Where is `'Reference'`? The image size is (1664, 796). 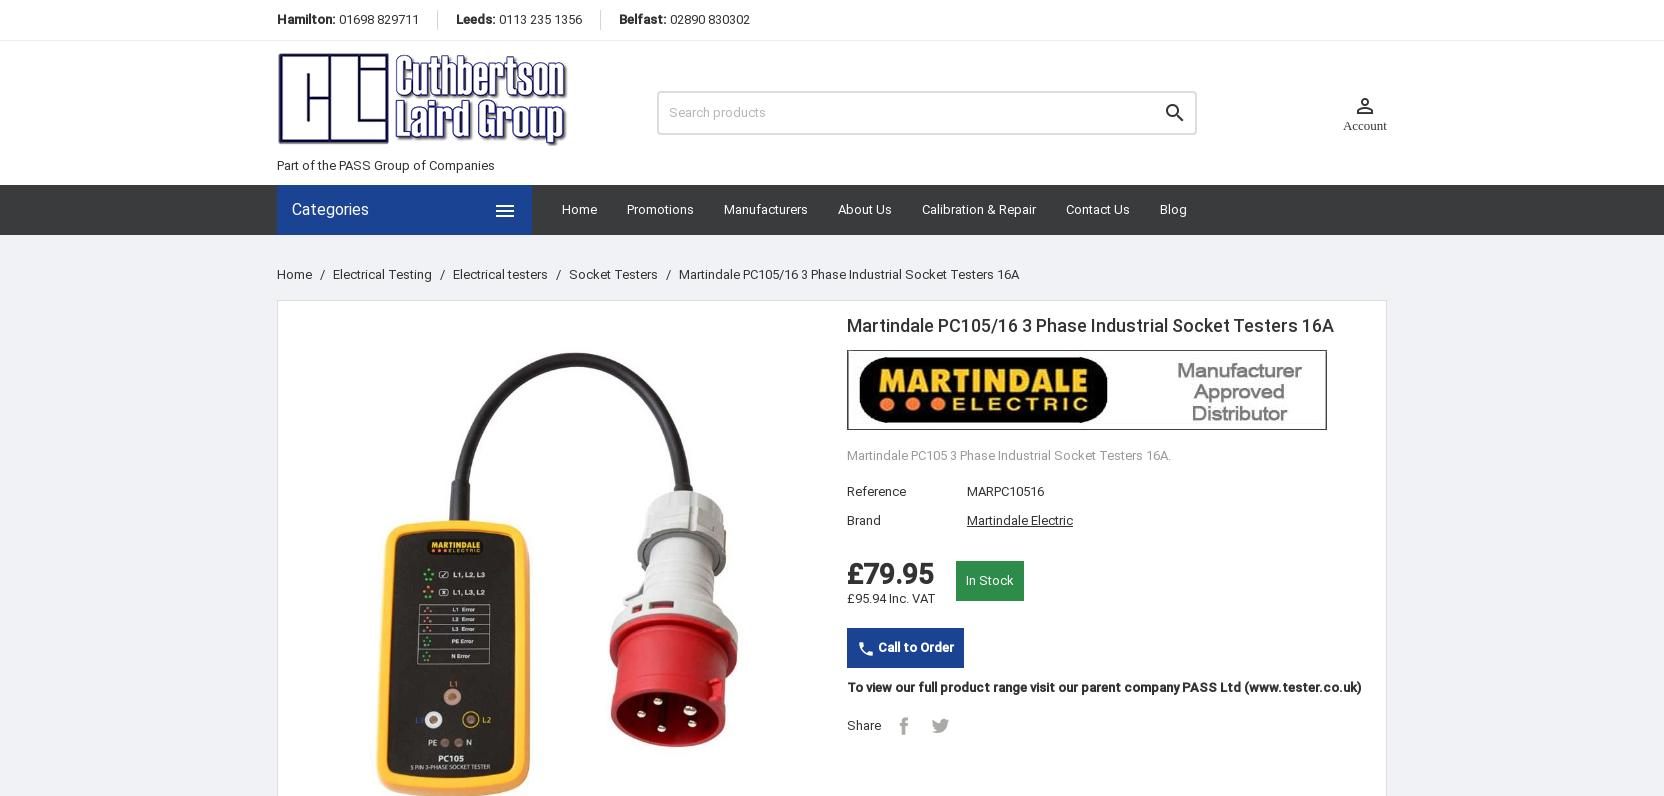
'Reference' is located at coordinates (845, 489).